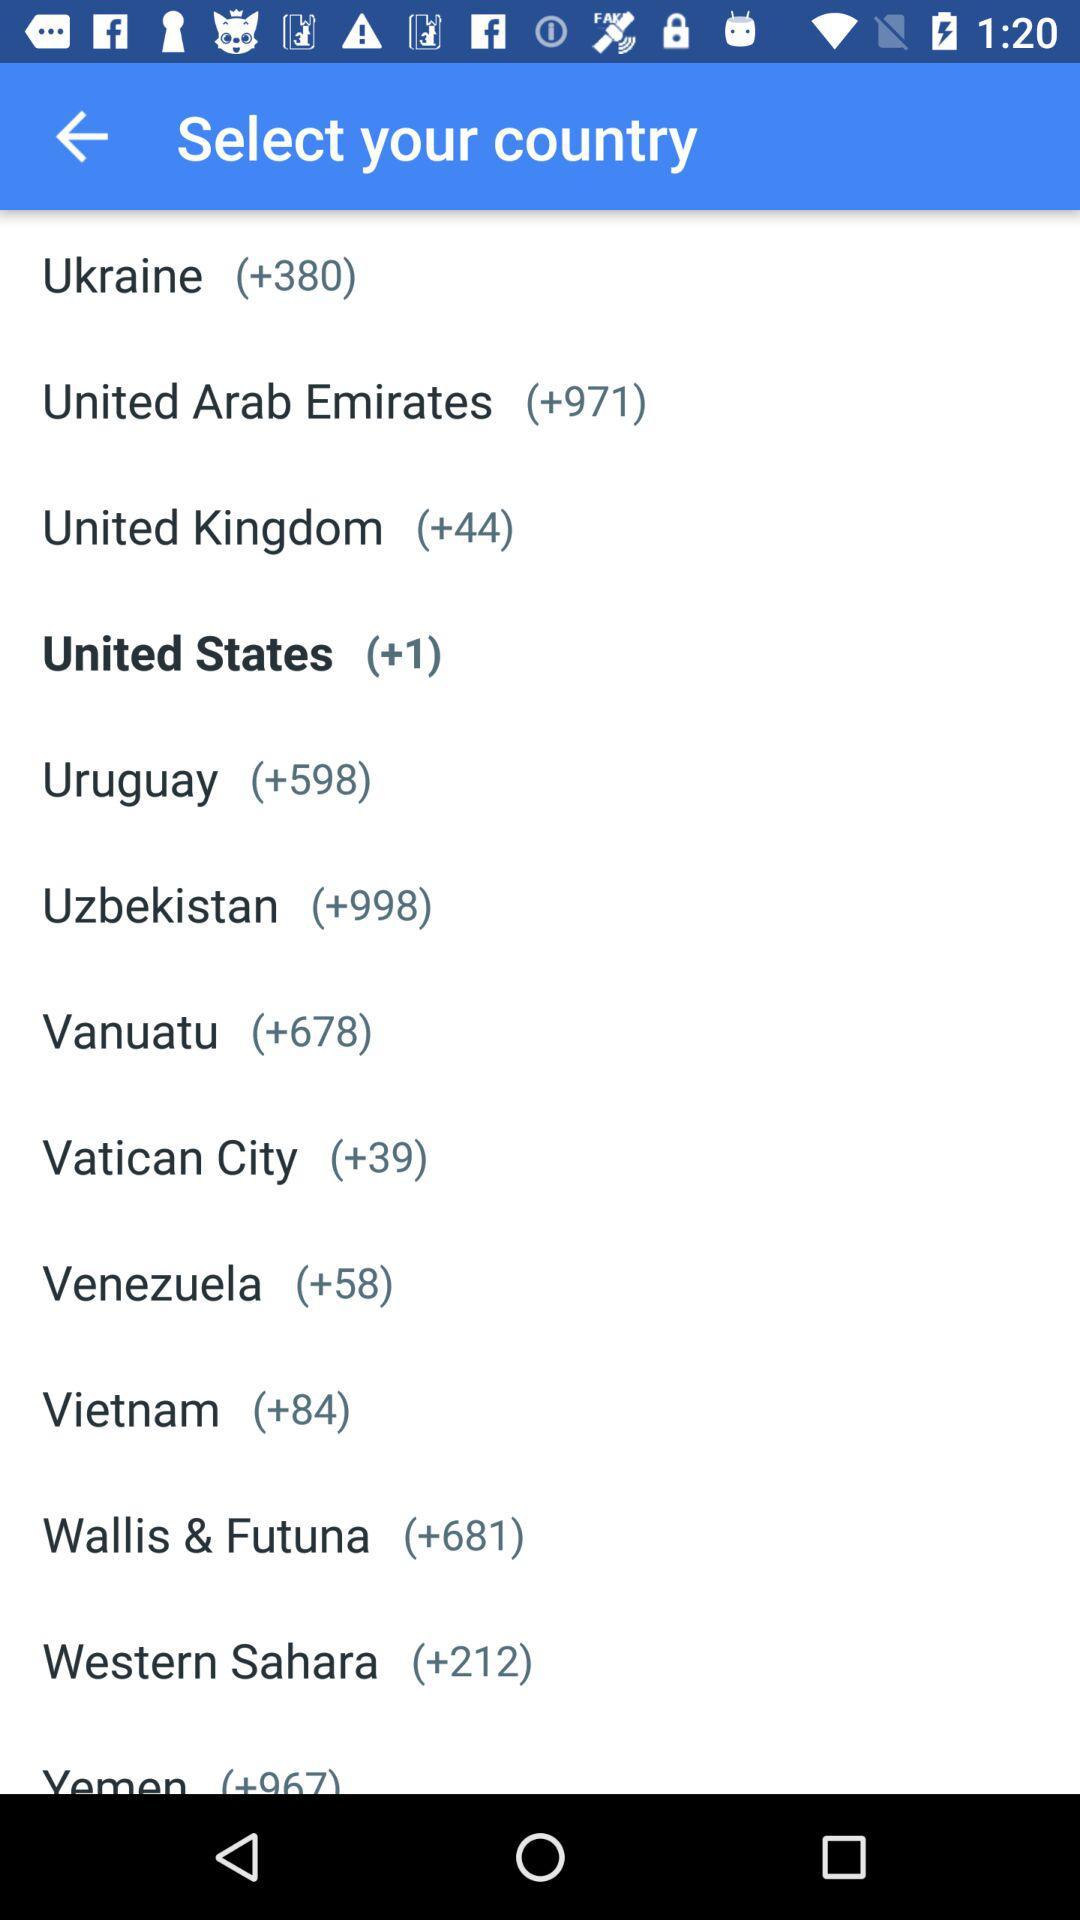 The image size is (1080, 1920). Describe the element at coordinates (168, 1155) in the screenshot. I see `app above venezuela item` at that location.